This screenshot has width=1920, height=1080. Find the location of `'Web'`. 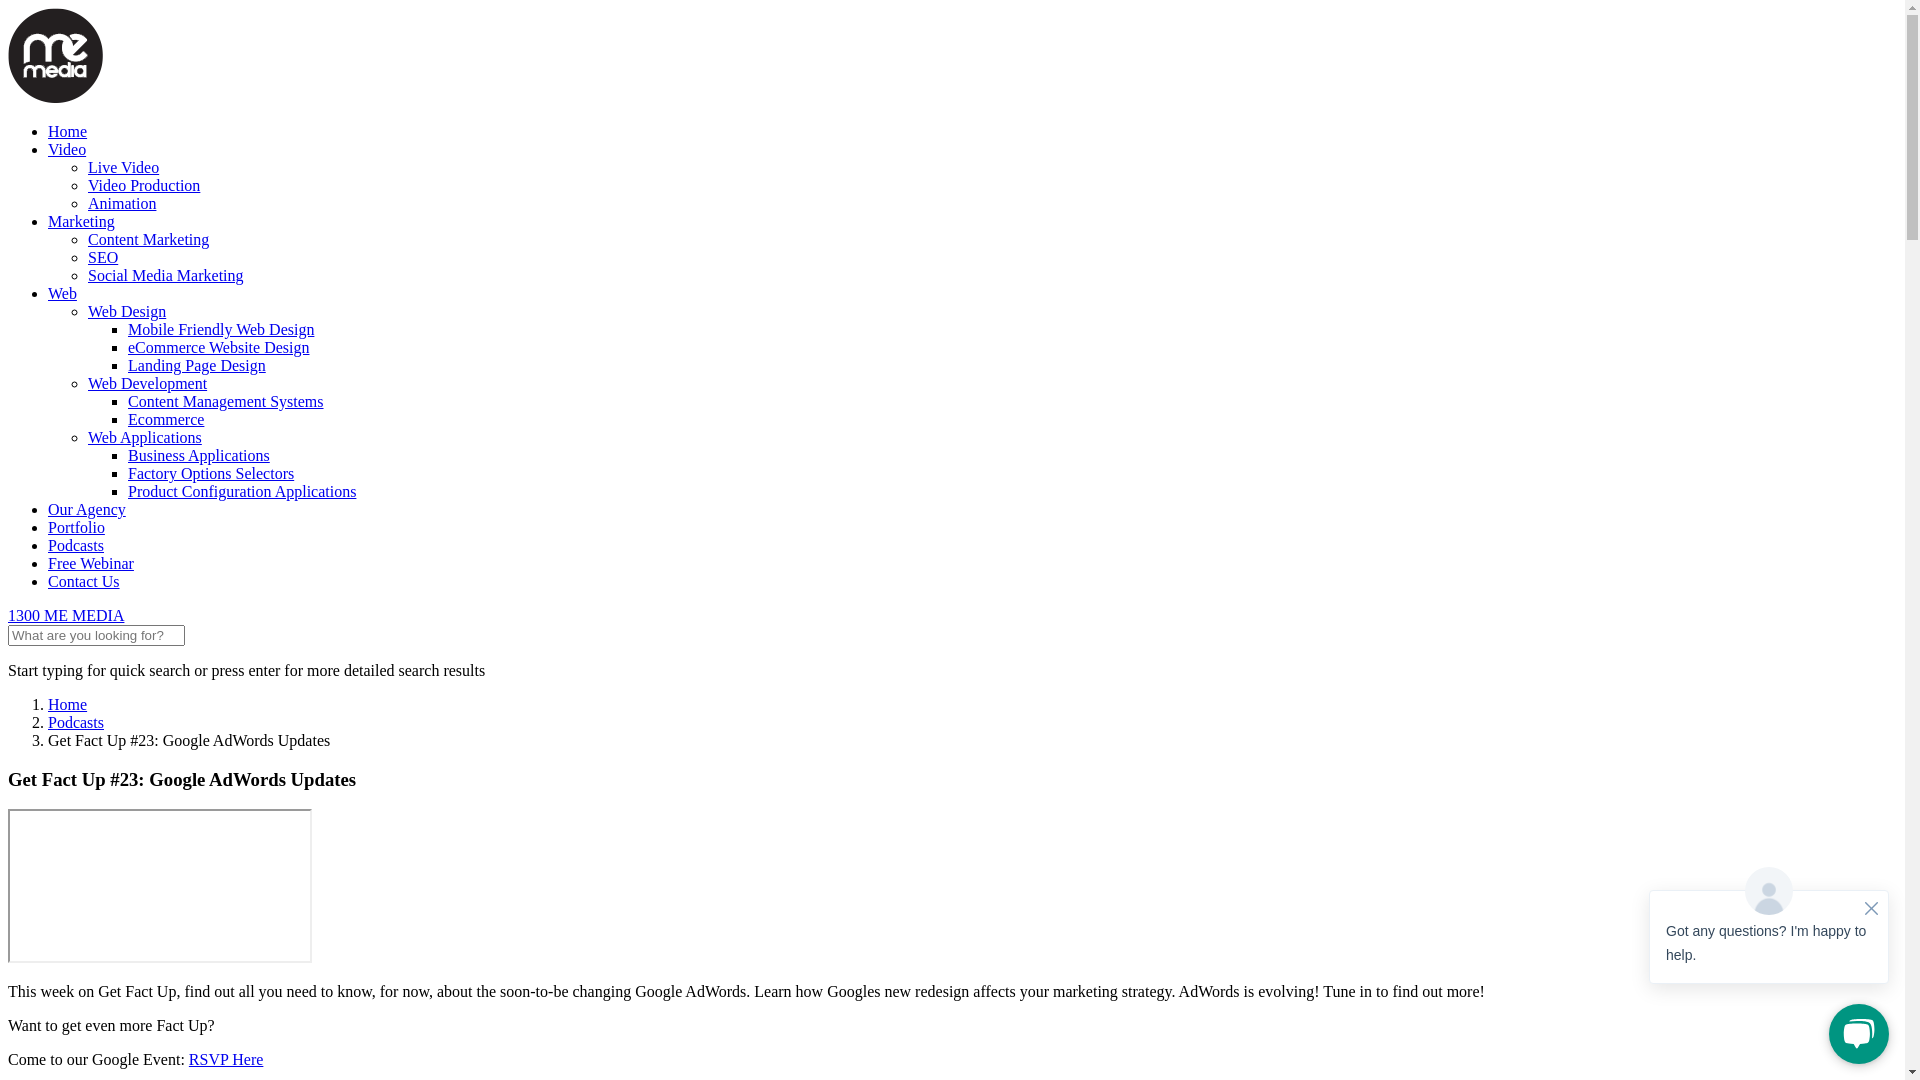

'Web' is located at coordinates (62, 293).